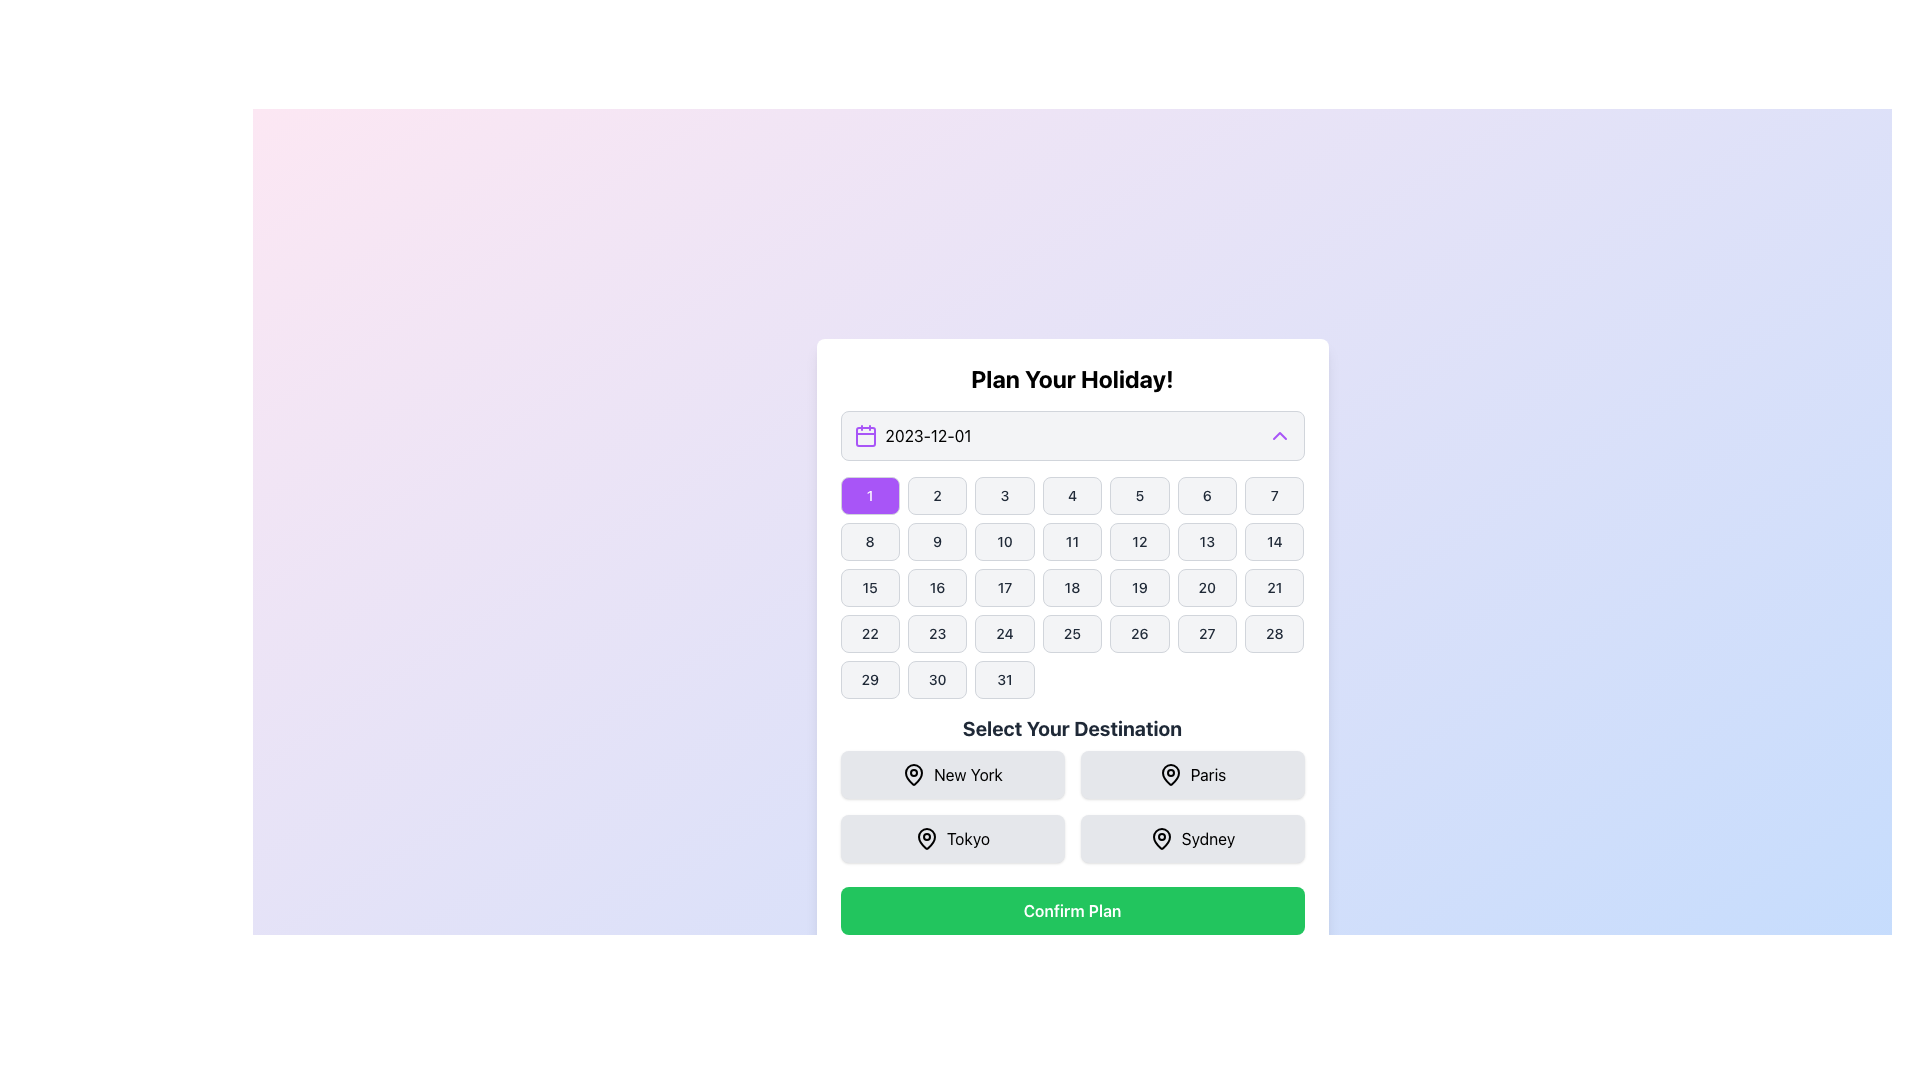 This screenshot has height=1080, width=1920. Describe the element at coordinates (1206, 586) in the screenshot. I see `the rectangular button with rounded corners displaying the text '20' in black on a light gray background` at that location.